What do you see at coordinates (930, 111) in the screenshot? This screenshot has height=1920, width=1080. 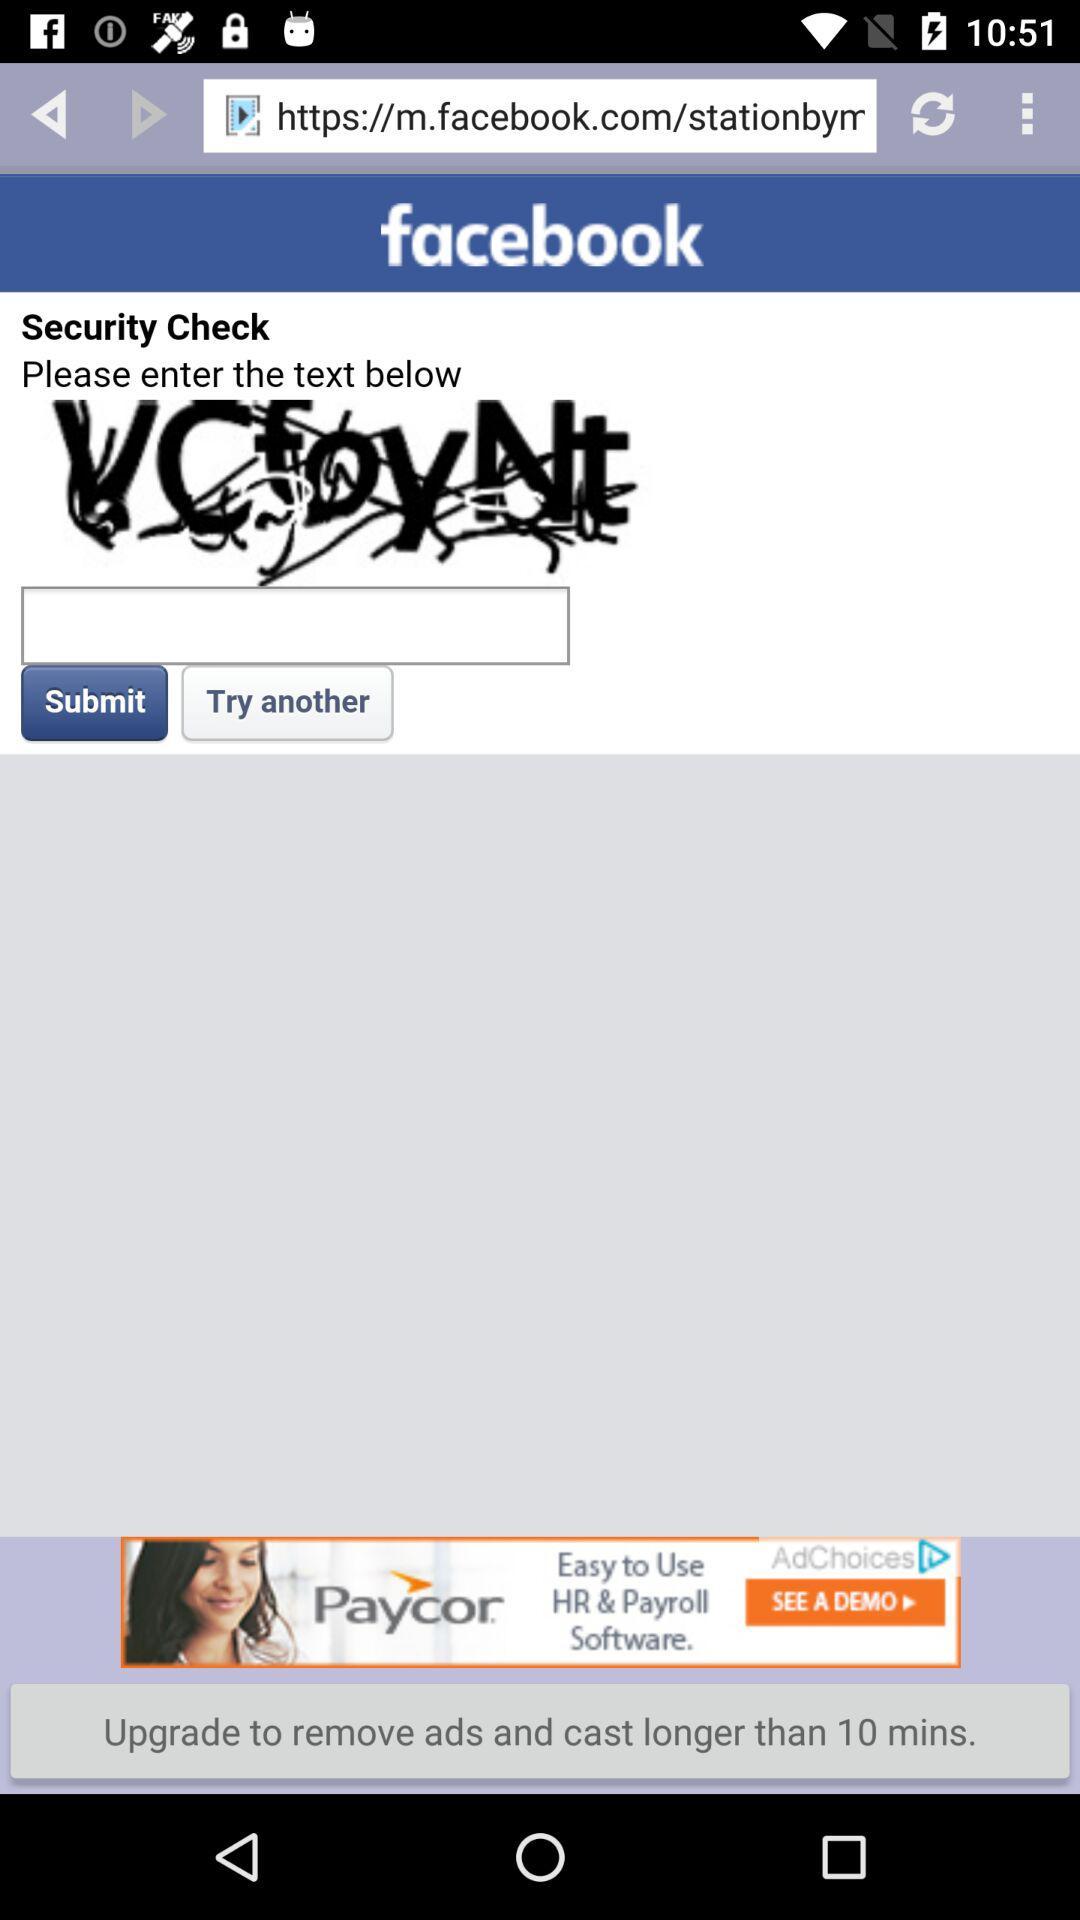 I see `refersg` at bounding box center [930, 111].